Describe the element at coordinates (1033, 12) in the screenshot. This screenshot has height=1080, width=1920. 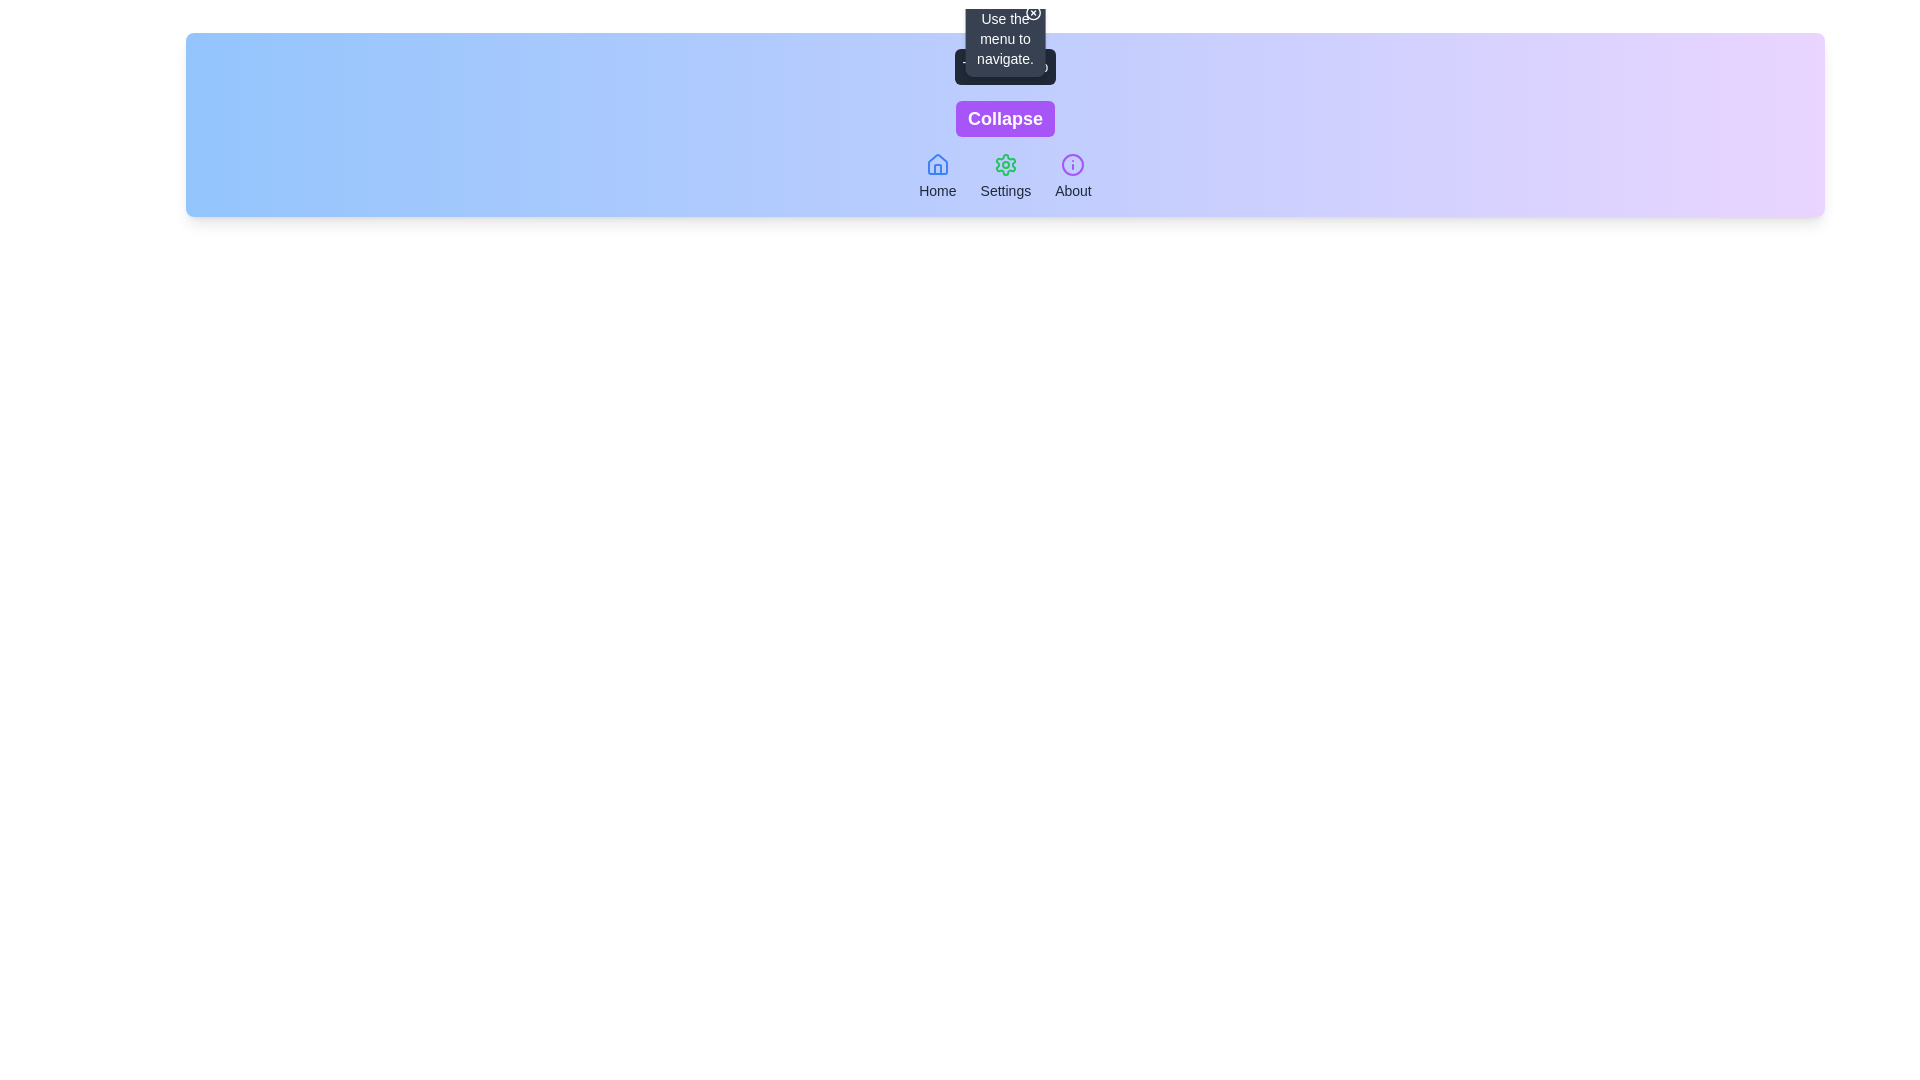
I see `the close icon in the top-right corner of the tooltip that contains the message 'Use the menu to navigate'` at that location.